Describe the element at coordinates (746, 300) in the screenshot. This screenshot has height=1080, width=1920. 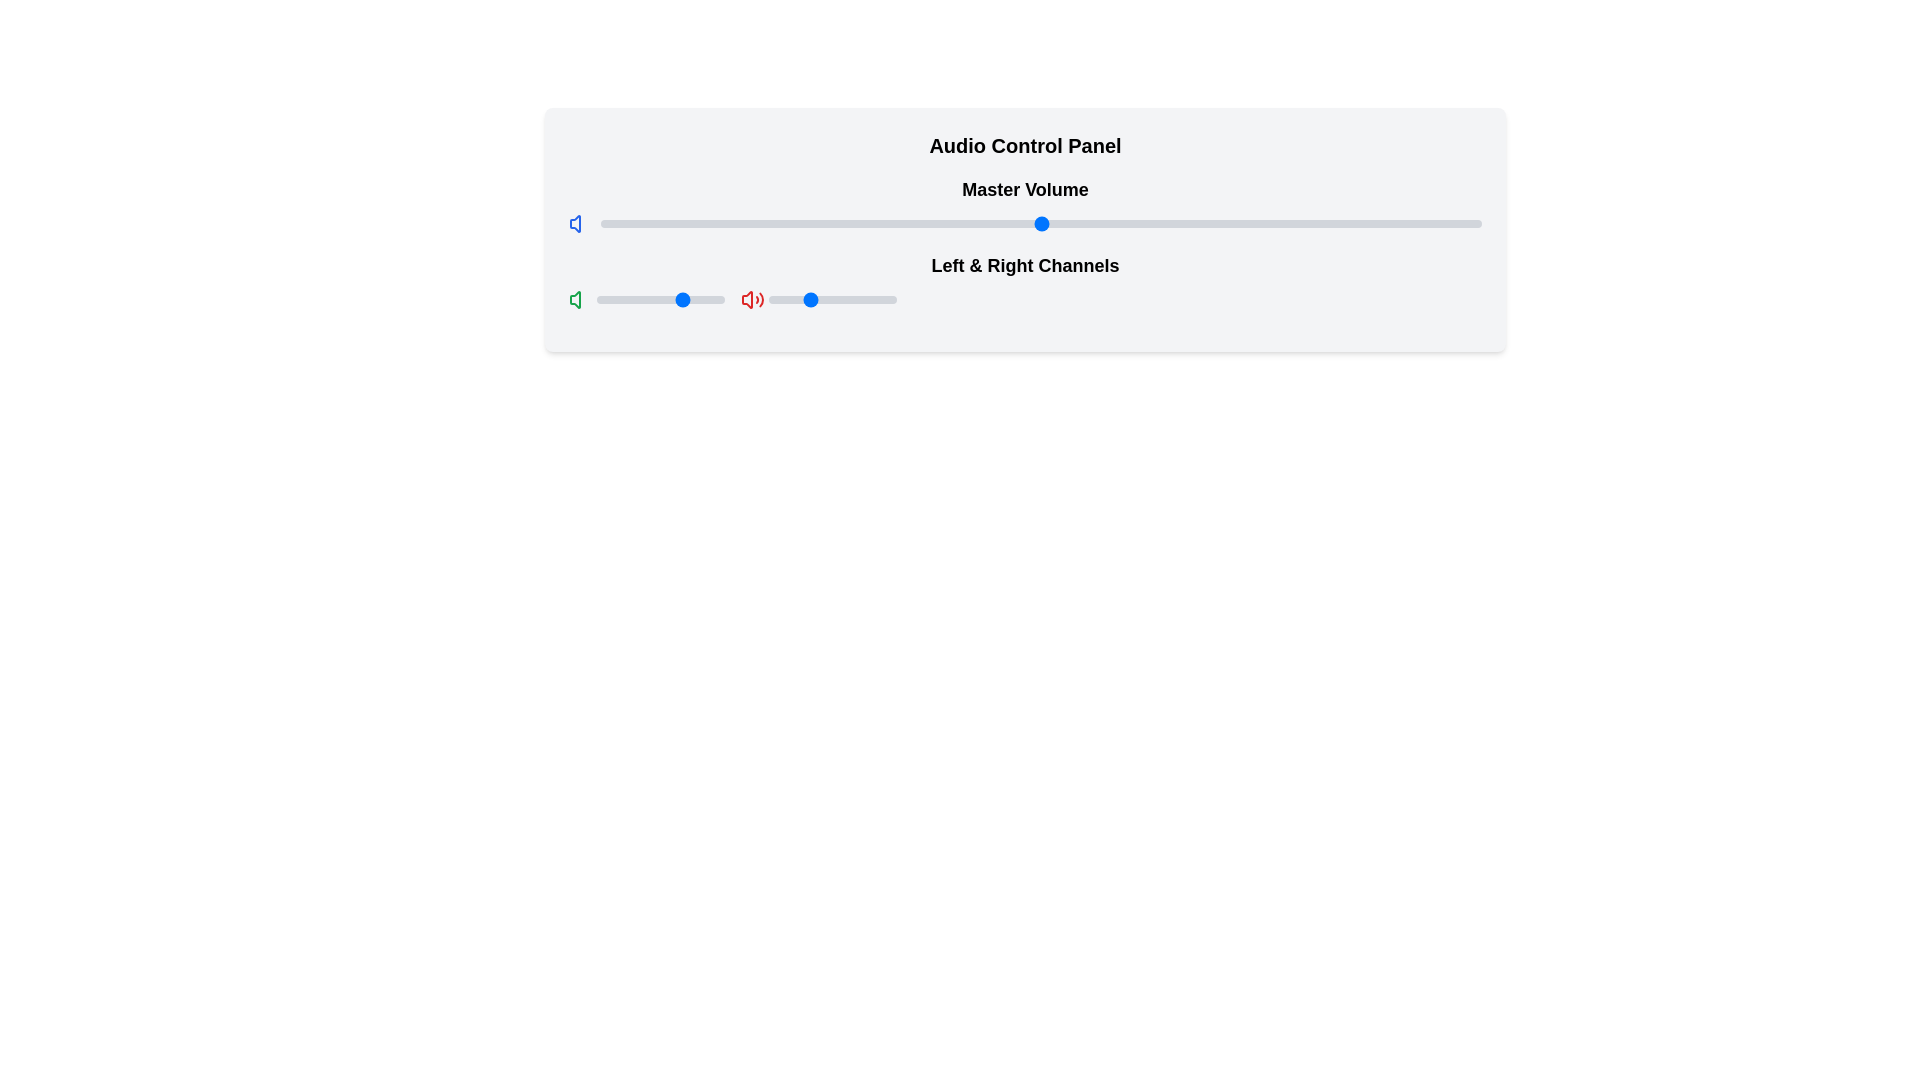
I see `the decorative graphical element of the speaker icon in the audio control panel UI, positioned centrally within the SVG component` at that location.